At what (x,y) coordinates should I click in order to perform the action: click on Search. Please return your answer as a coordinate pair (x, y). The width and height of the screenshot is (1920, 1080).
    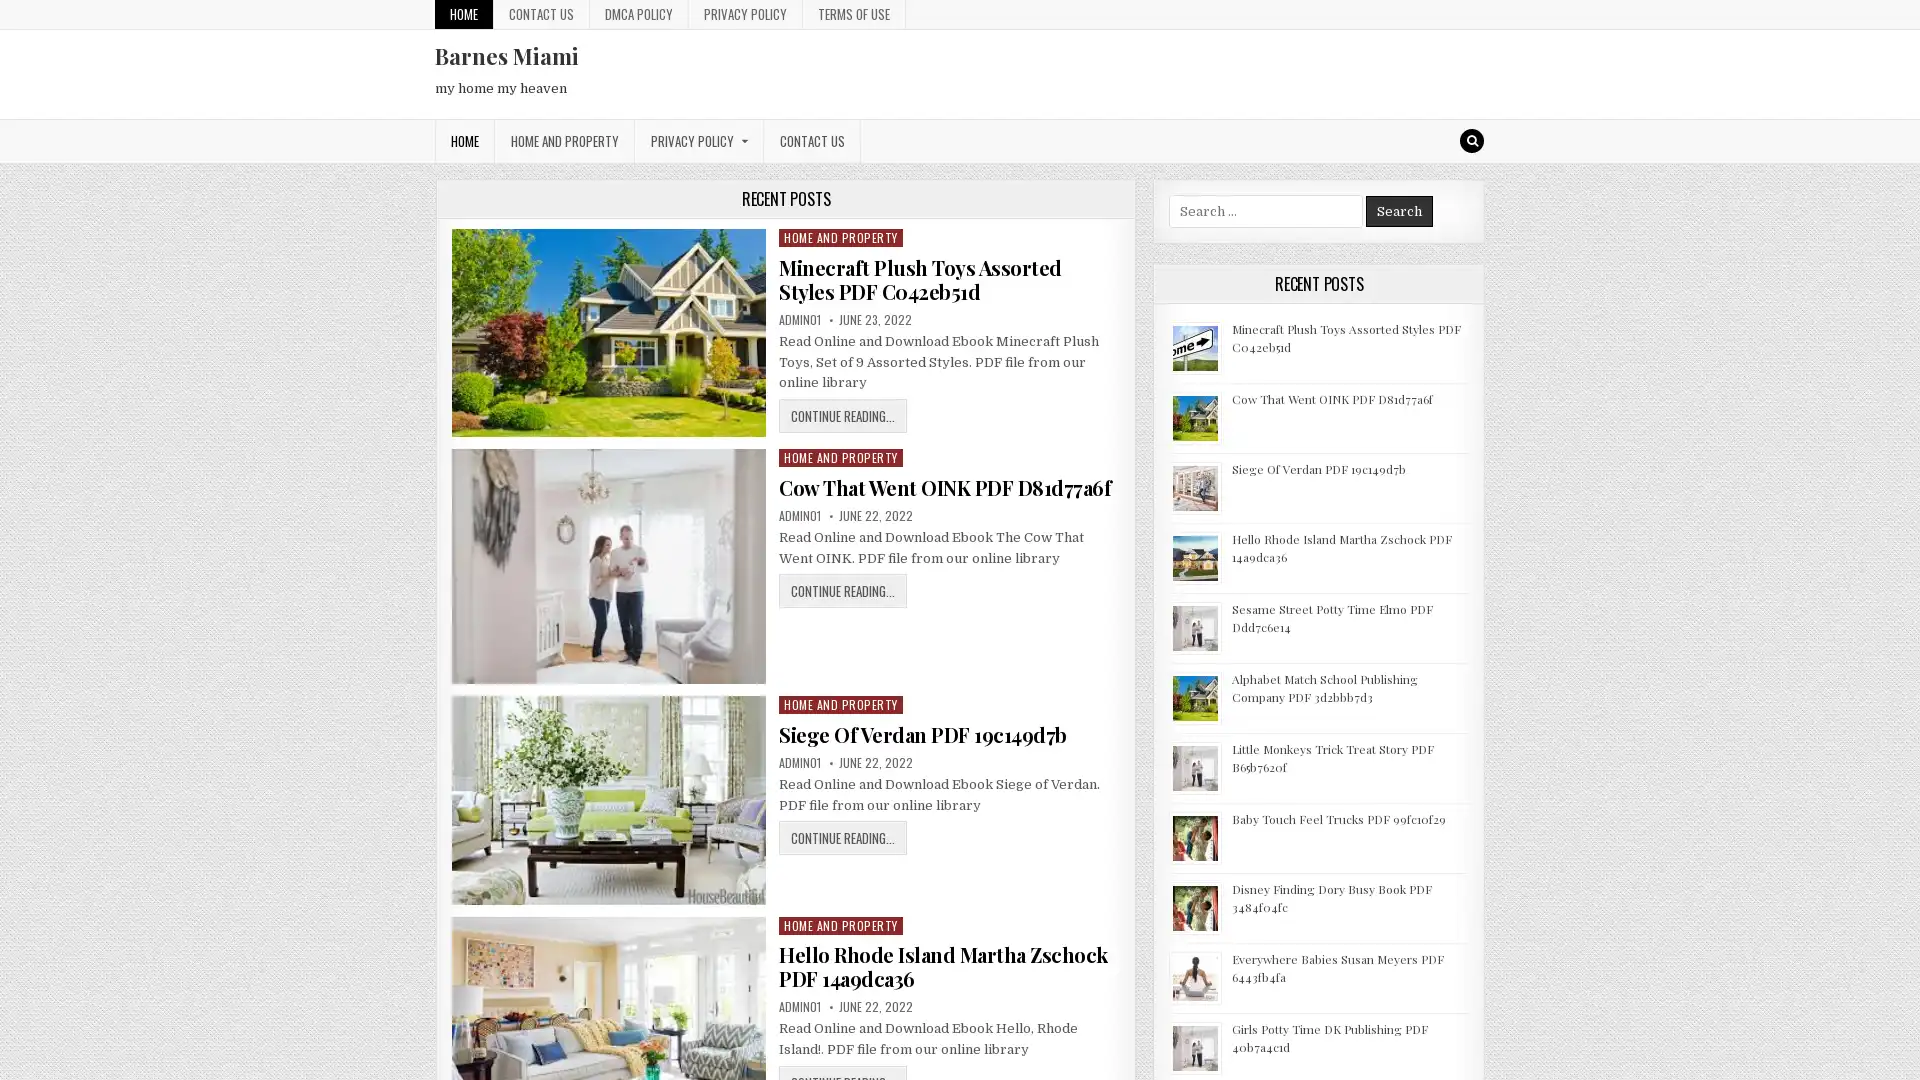
    Looking at the image, I should click on (1398, 211).